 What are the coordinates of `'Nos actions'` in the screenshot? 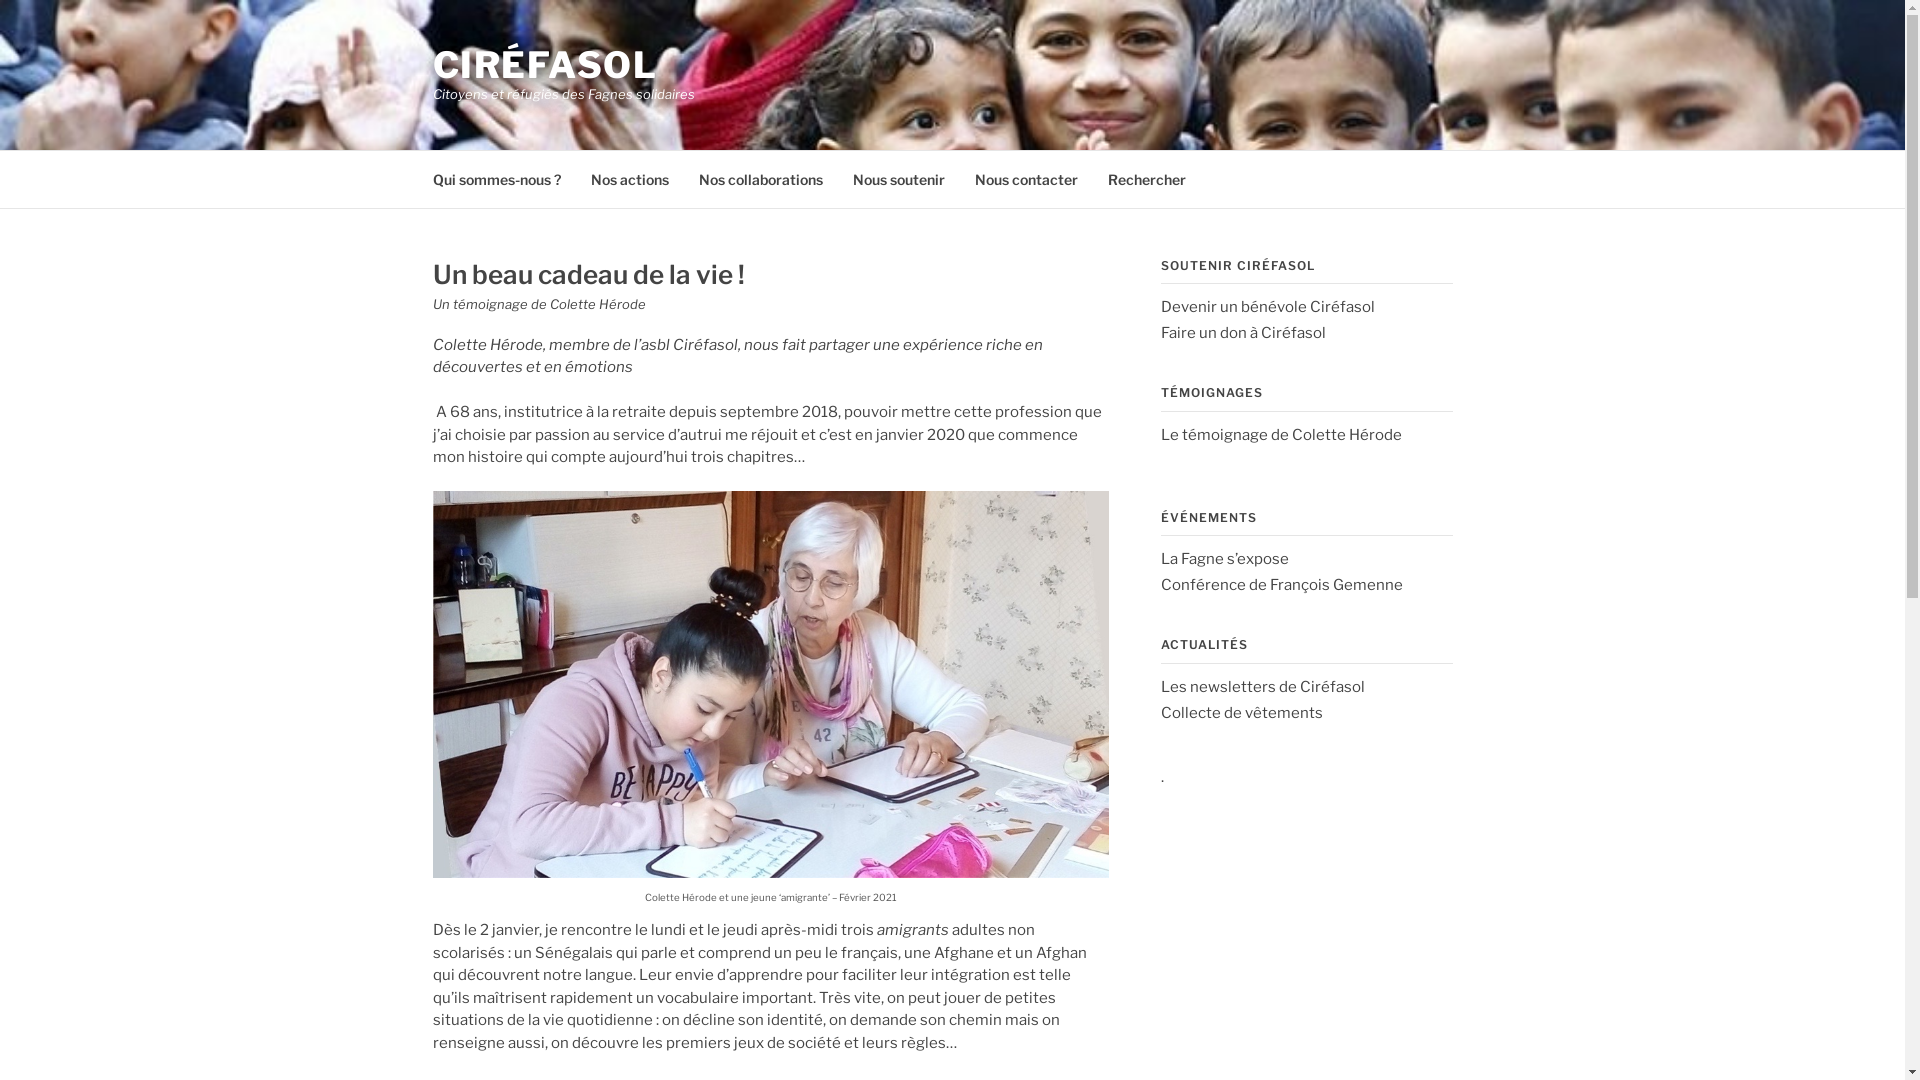 It's located at (627, 177).